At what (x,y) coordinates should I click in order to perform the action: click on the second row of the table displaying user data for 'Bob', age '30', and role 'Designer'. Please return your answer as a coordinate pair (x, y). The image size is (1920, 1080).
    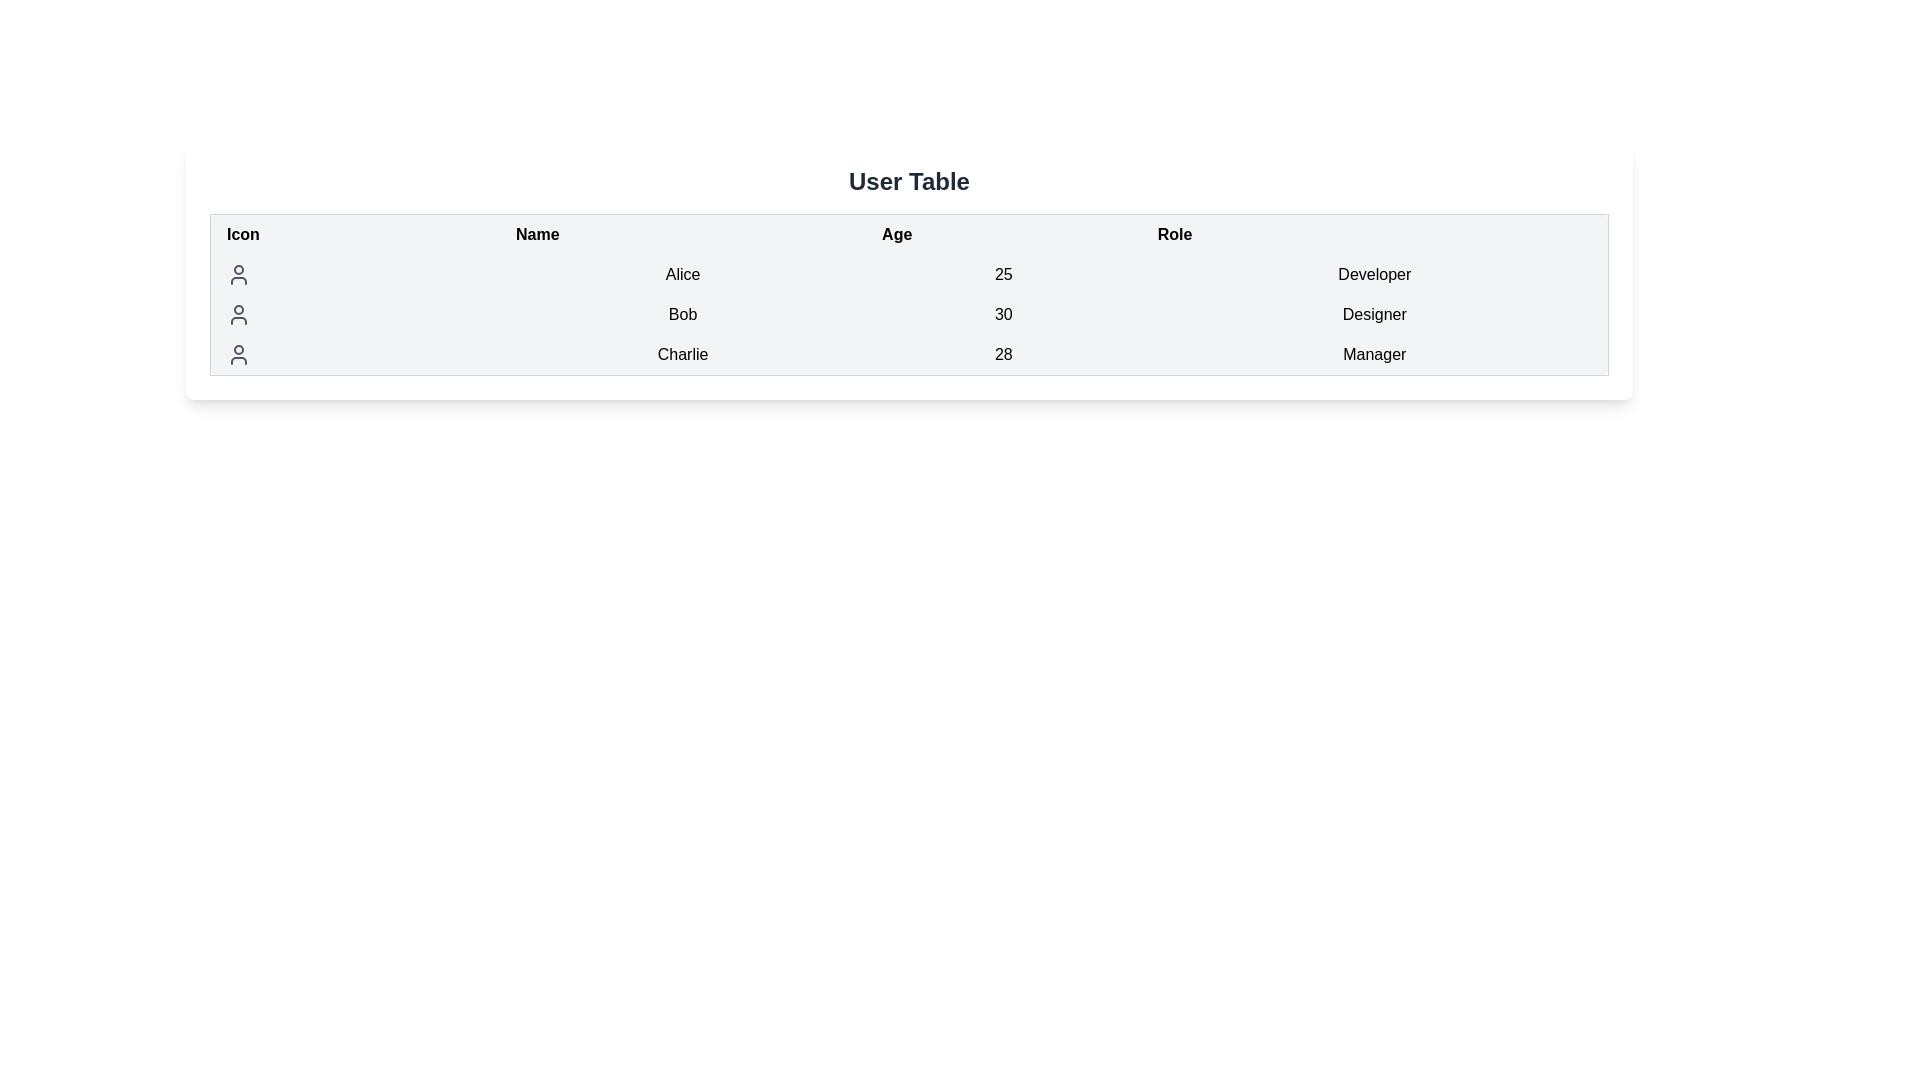
    Looking at the image, I should click on (908, 315).